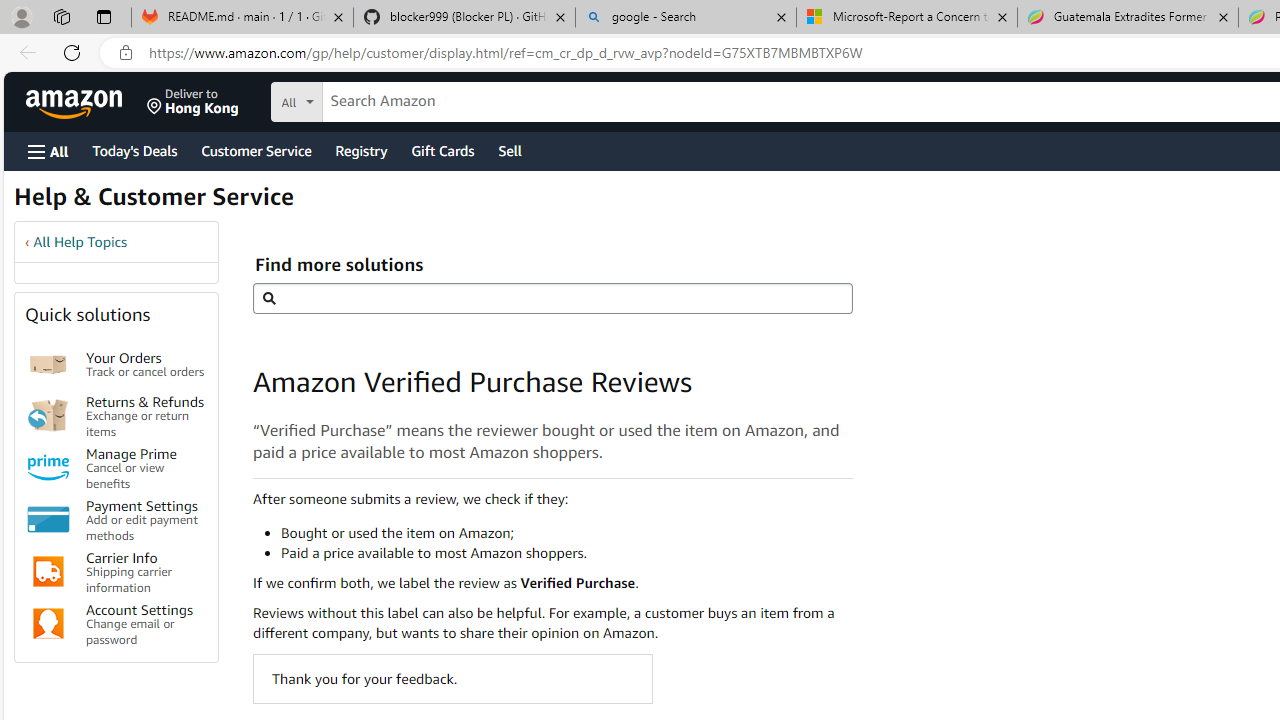 The height and width of the screenshot is (720, 1280). I want to click on 'Payment Settings Add or edit payment methods', so click(144, 518).